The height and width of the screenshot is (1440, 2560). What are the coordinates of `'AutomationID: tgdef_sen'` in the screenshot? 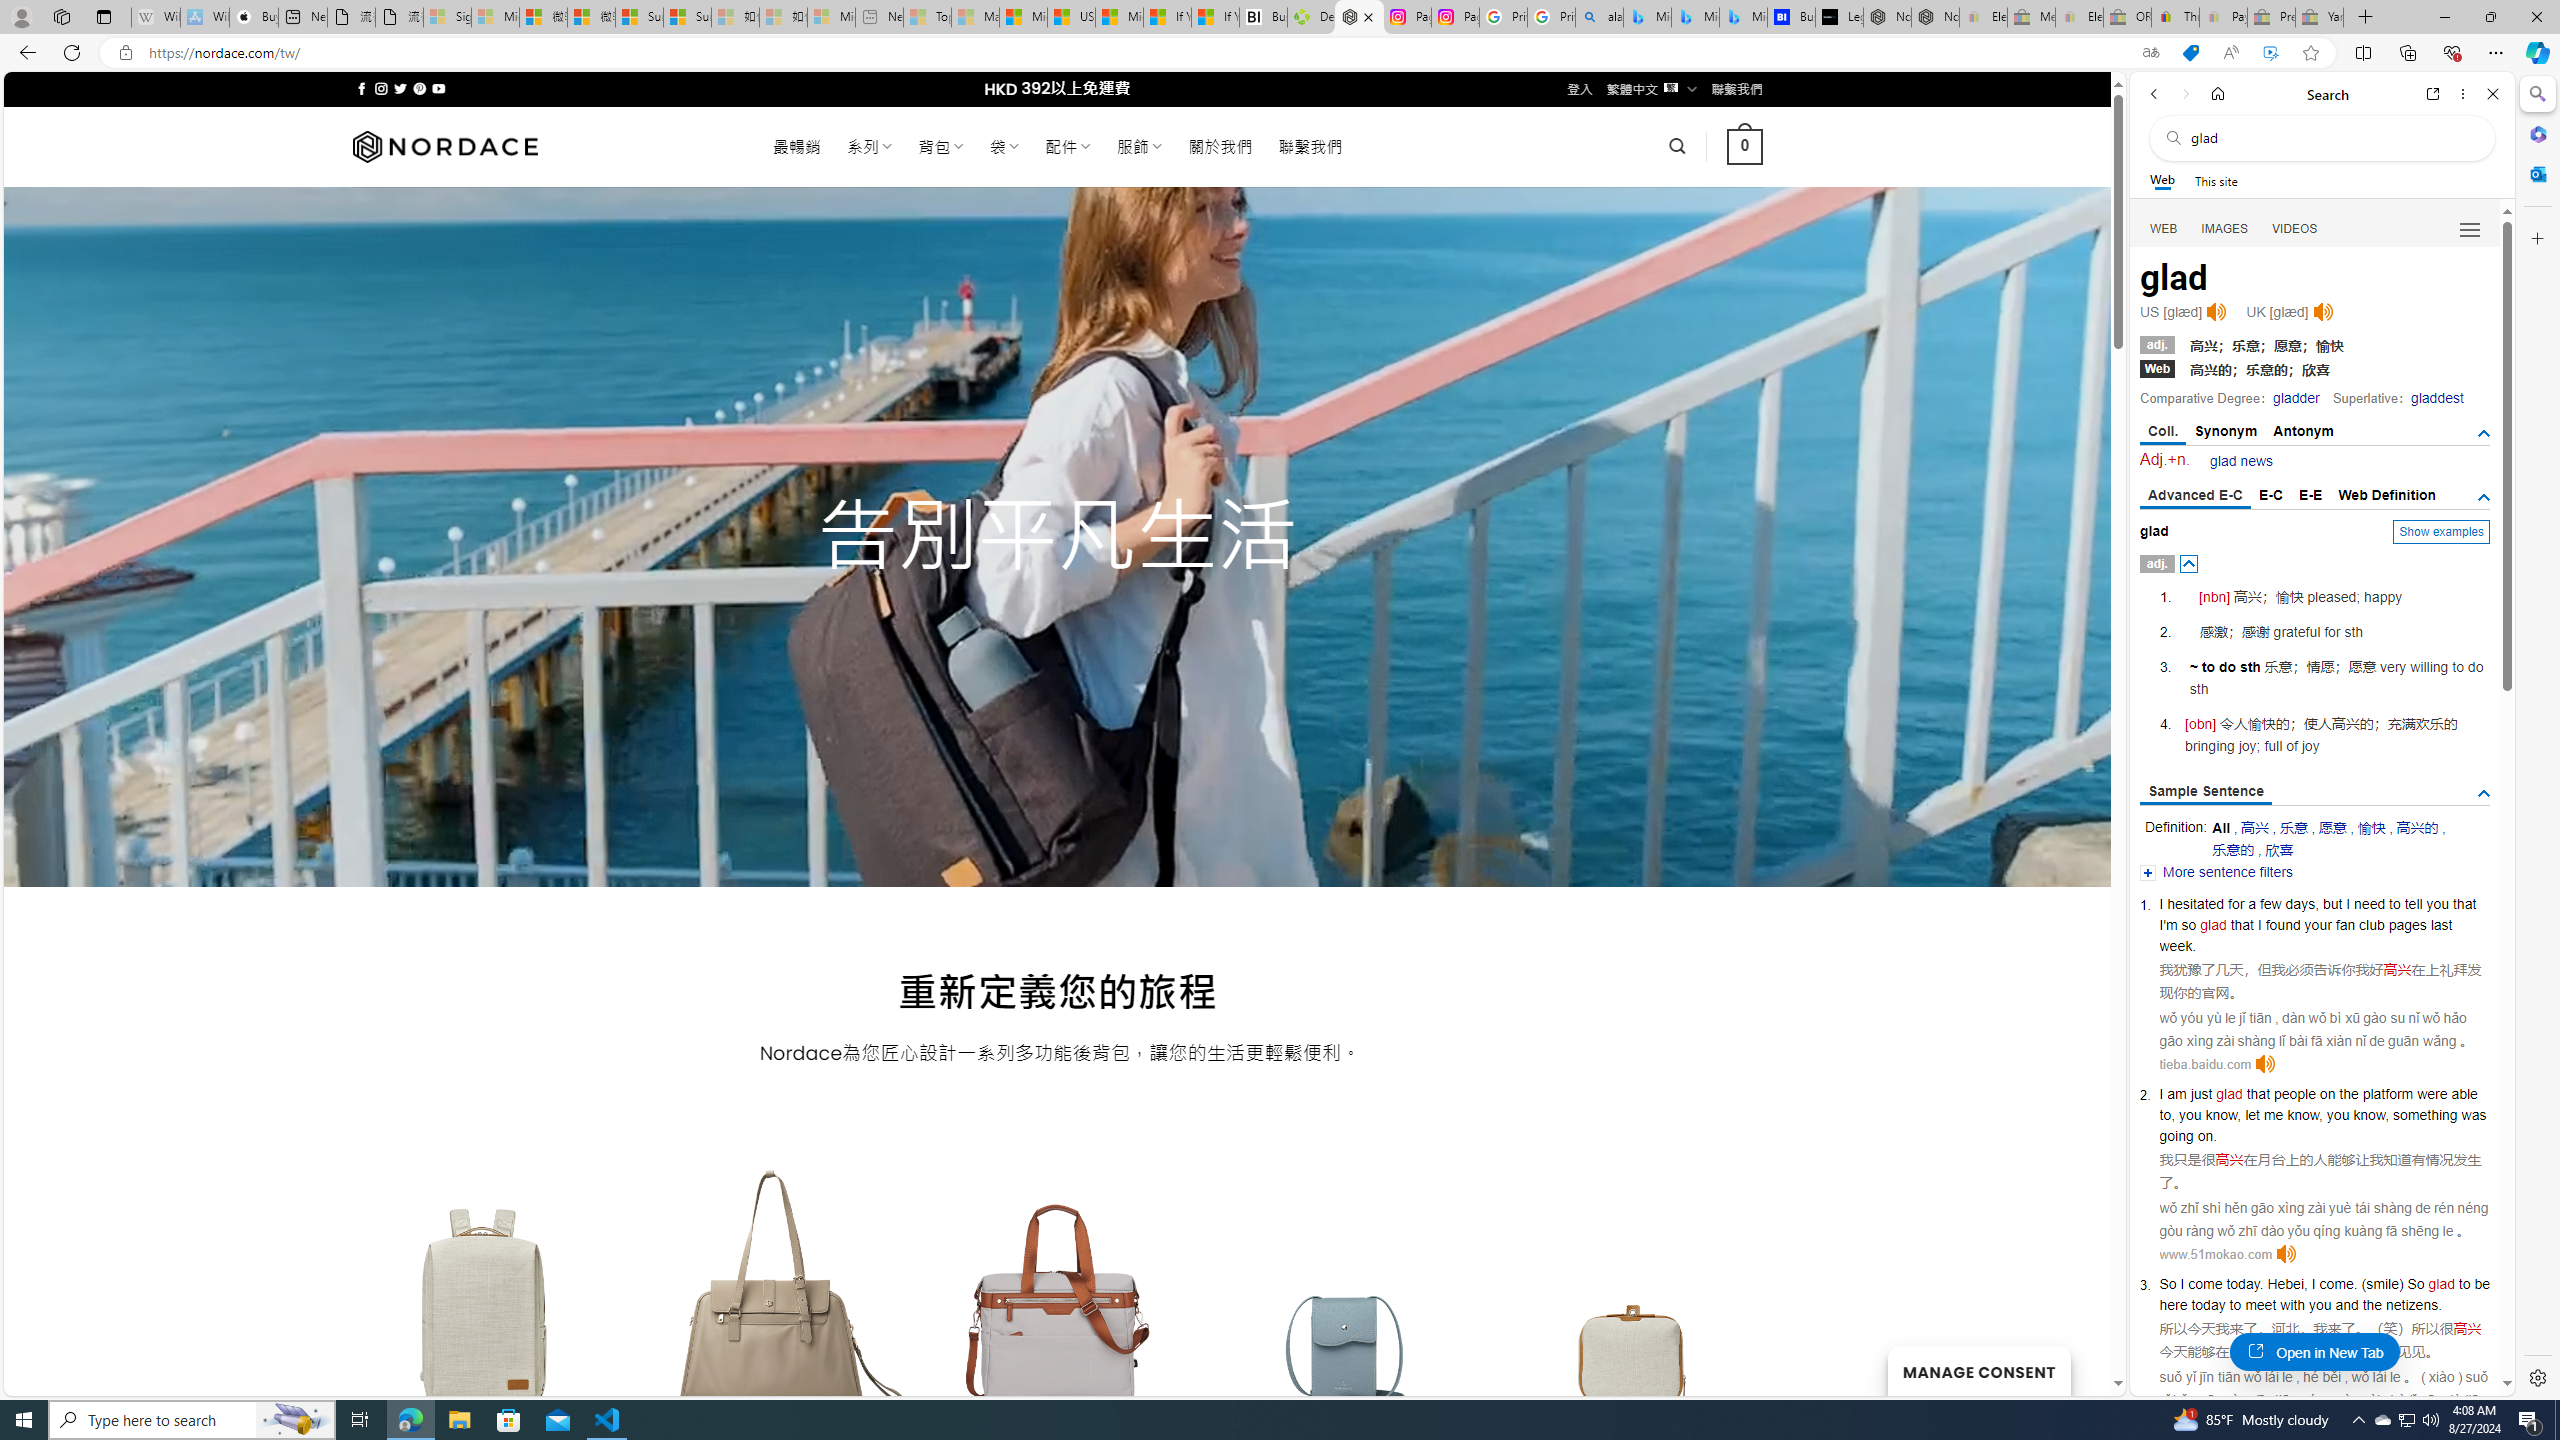 It's located at (2483, 793).